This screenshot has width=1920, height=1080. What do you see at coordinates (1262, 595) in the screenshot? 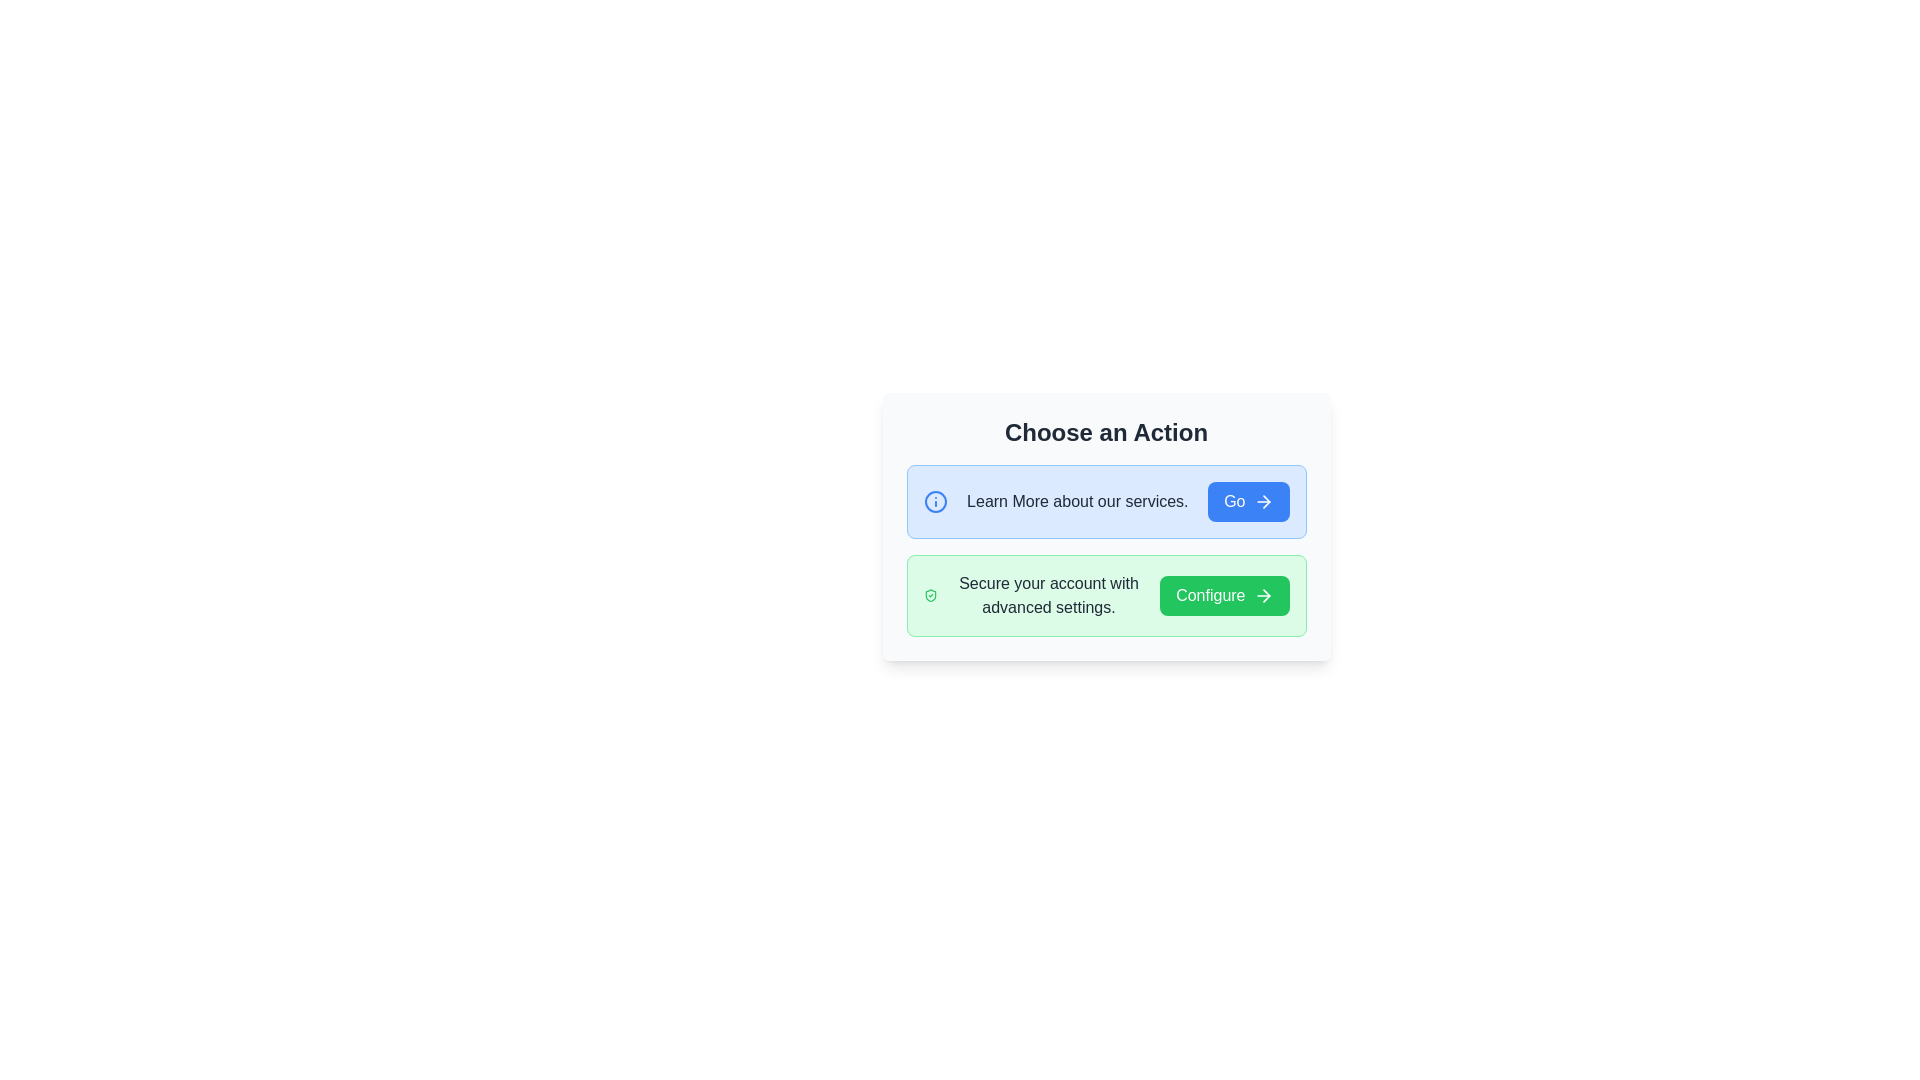
I see `the arrow icon inside the green 'Configure' button, which is located in the second row of the card layout` at bounding box center [1262, 595].